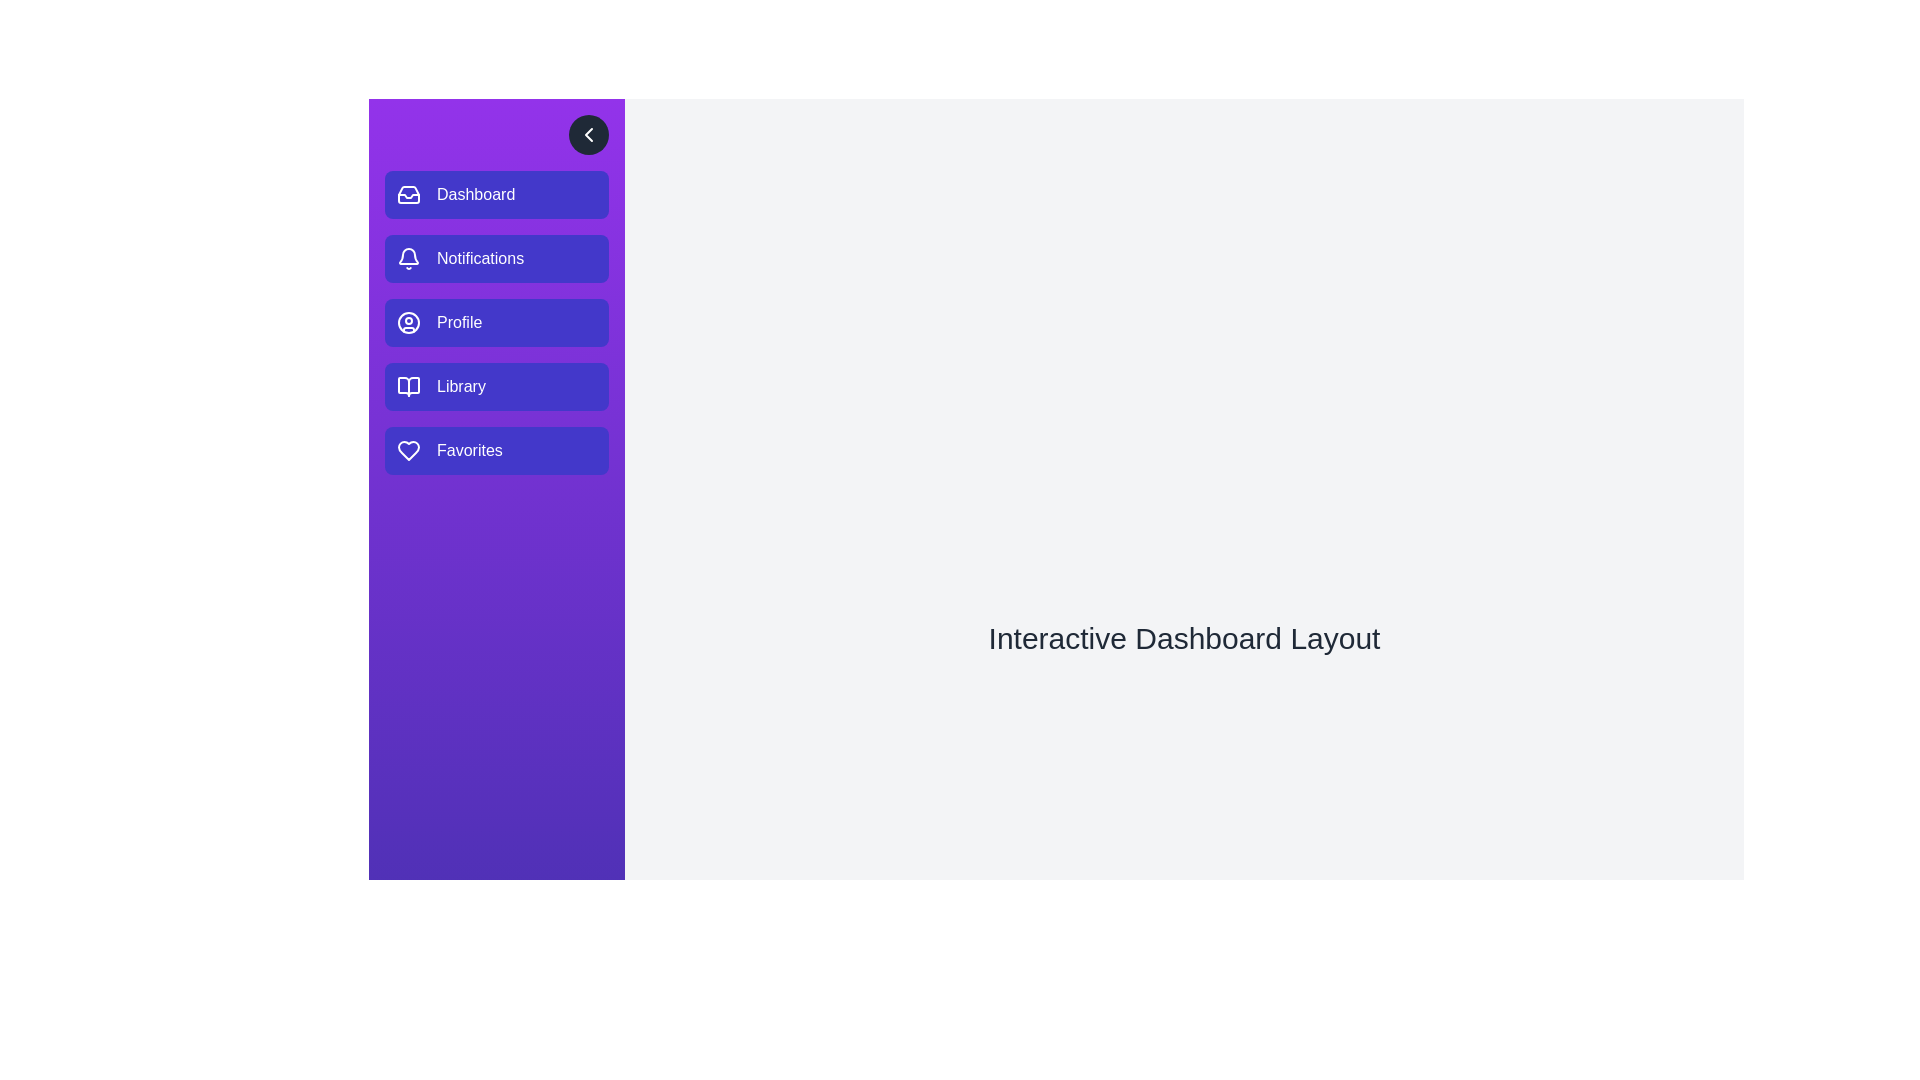 The image size is (1920, 1080). What do you see at coordinates (497, 386) in the screenshot?
I see `the menu item labeled Library` at bounding box center [497, 386].